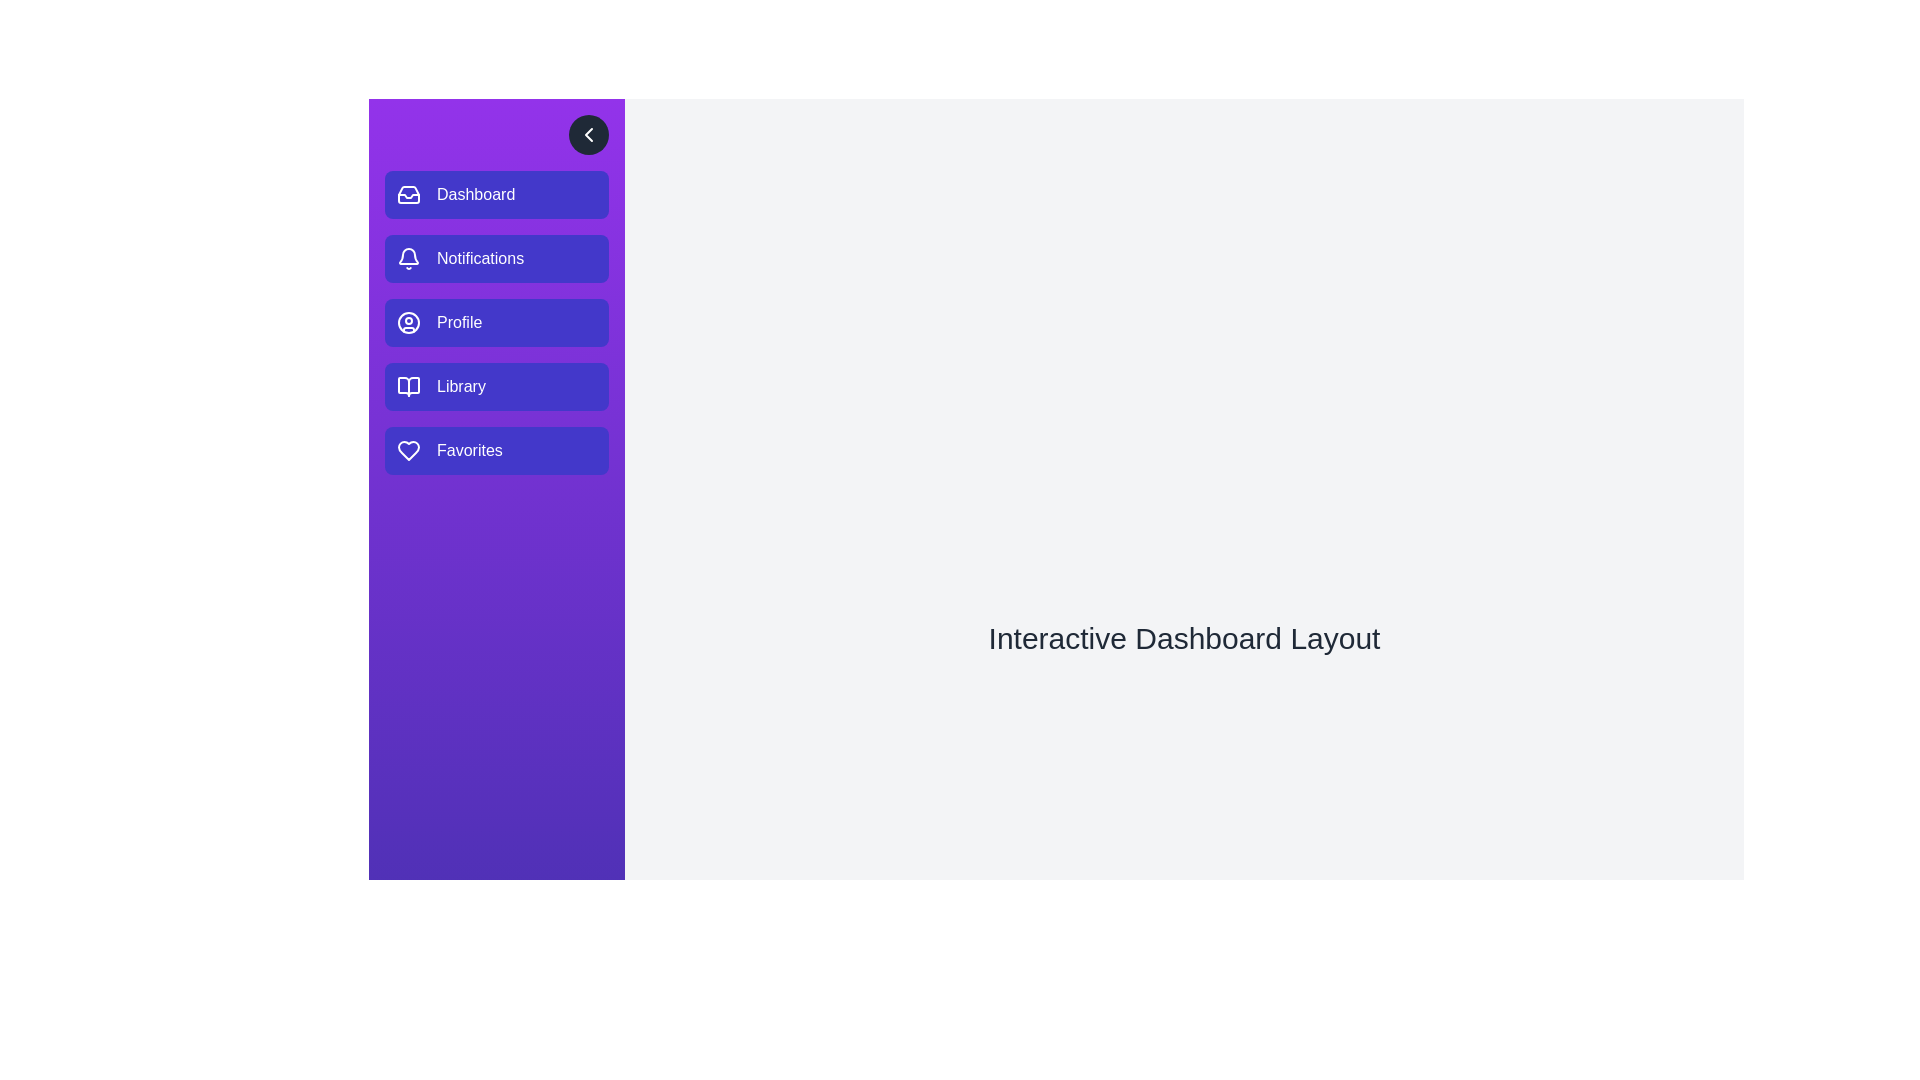 The image size is (1920, 1080). What do you see at coordinates (497, 386) in the screenshot?
I see `the menu item labeled Library` at bounding box center [497, 386].